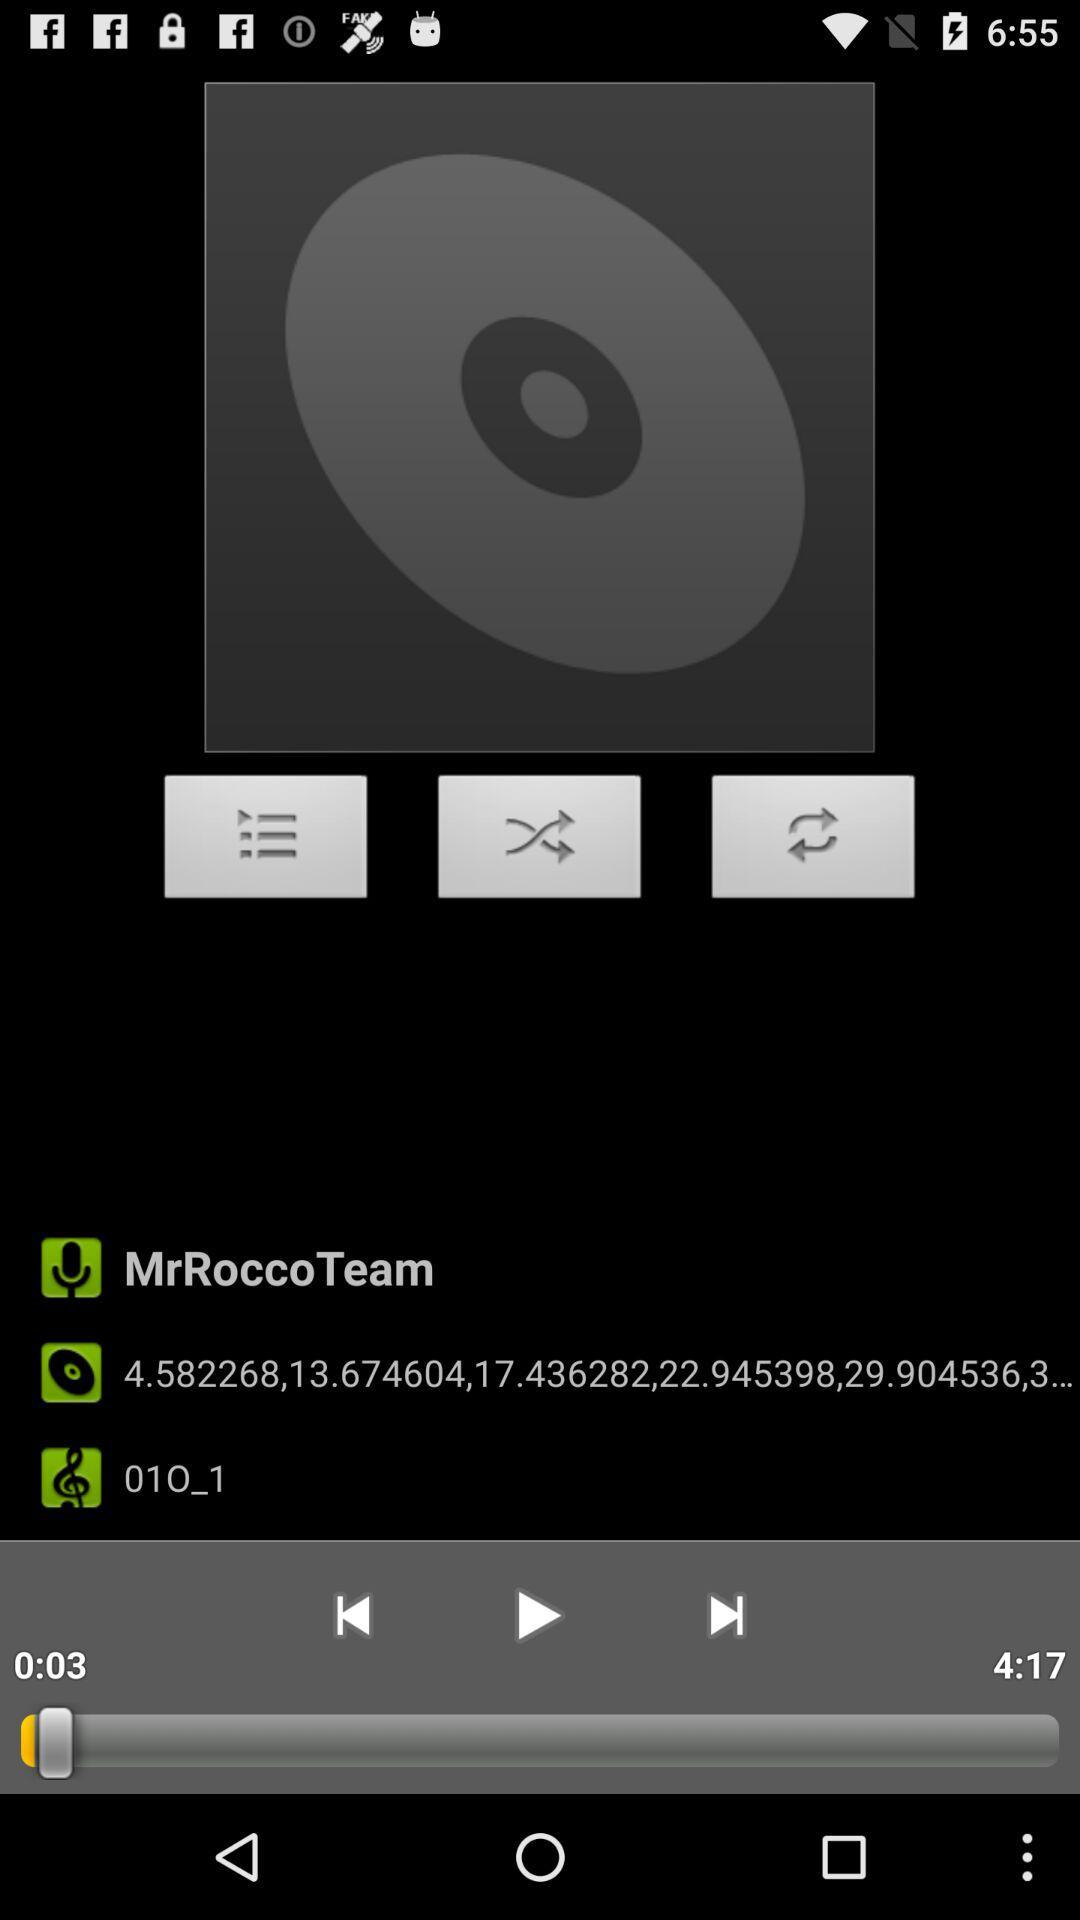 Image resolution: width=1080 pixels, height=1920 pixels. I want to click on icon above mrroccoteam icon, so click(813, 842).